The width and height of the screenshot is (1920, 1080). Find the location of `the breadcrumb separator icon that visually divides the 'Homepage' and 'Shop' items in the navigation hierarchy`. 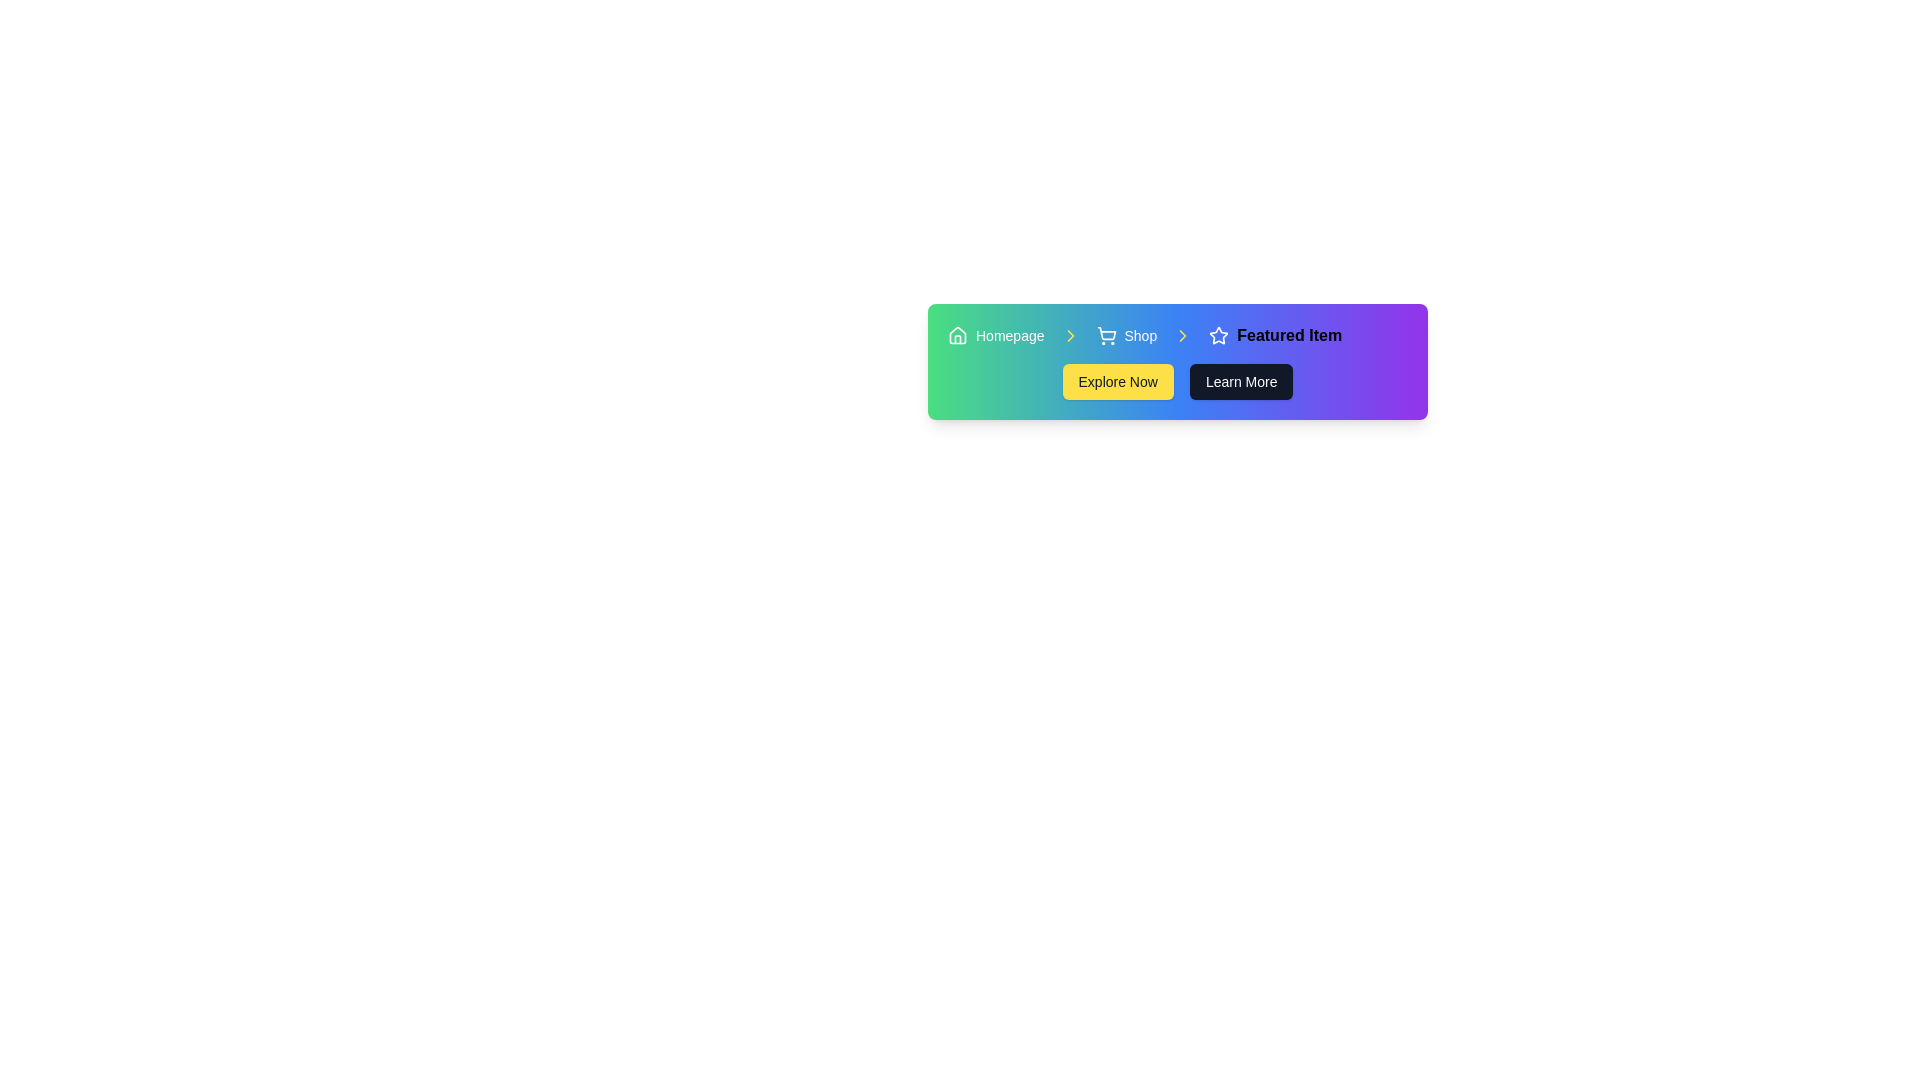

the breadcrumb separator icon that visually divides the 'Homepage' and 'Shop' items in the navigation hierarchy is located at coordinates (1069, 334).